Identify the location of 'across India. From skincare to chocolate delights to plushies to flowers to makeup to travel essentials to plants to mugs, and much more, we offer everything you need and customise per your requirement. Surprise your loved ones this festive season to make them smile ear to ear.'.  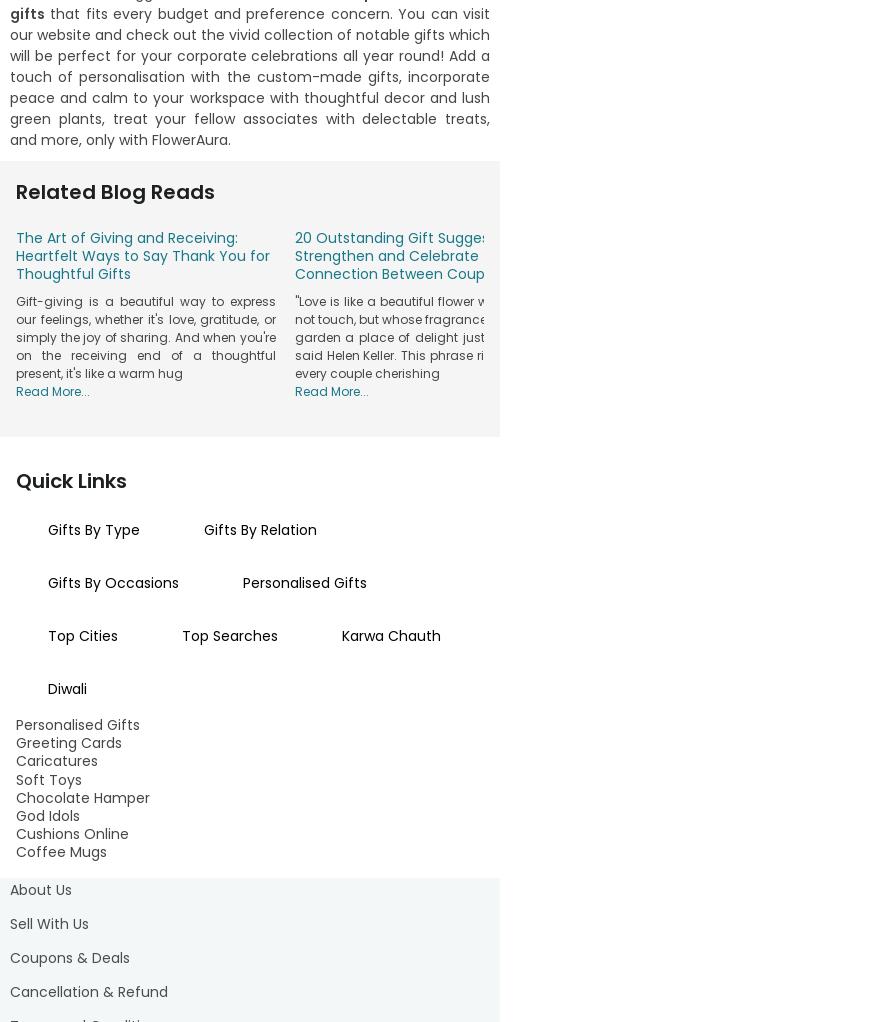
(249, 942).